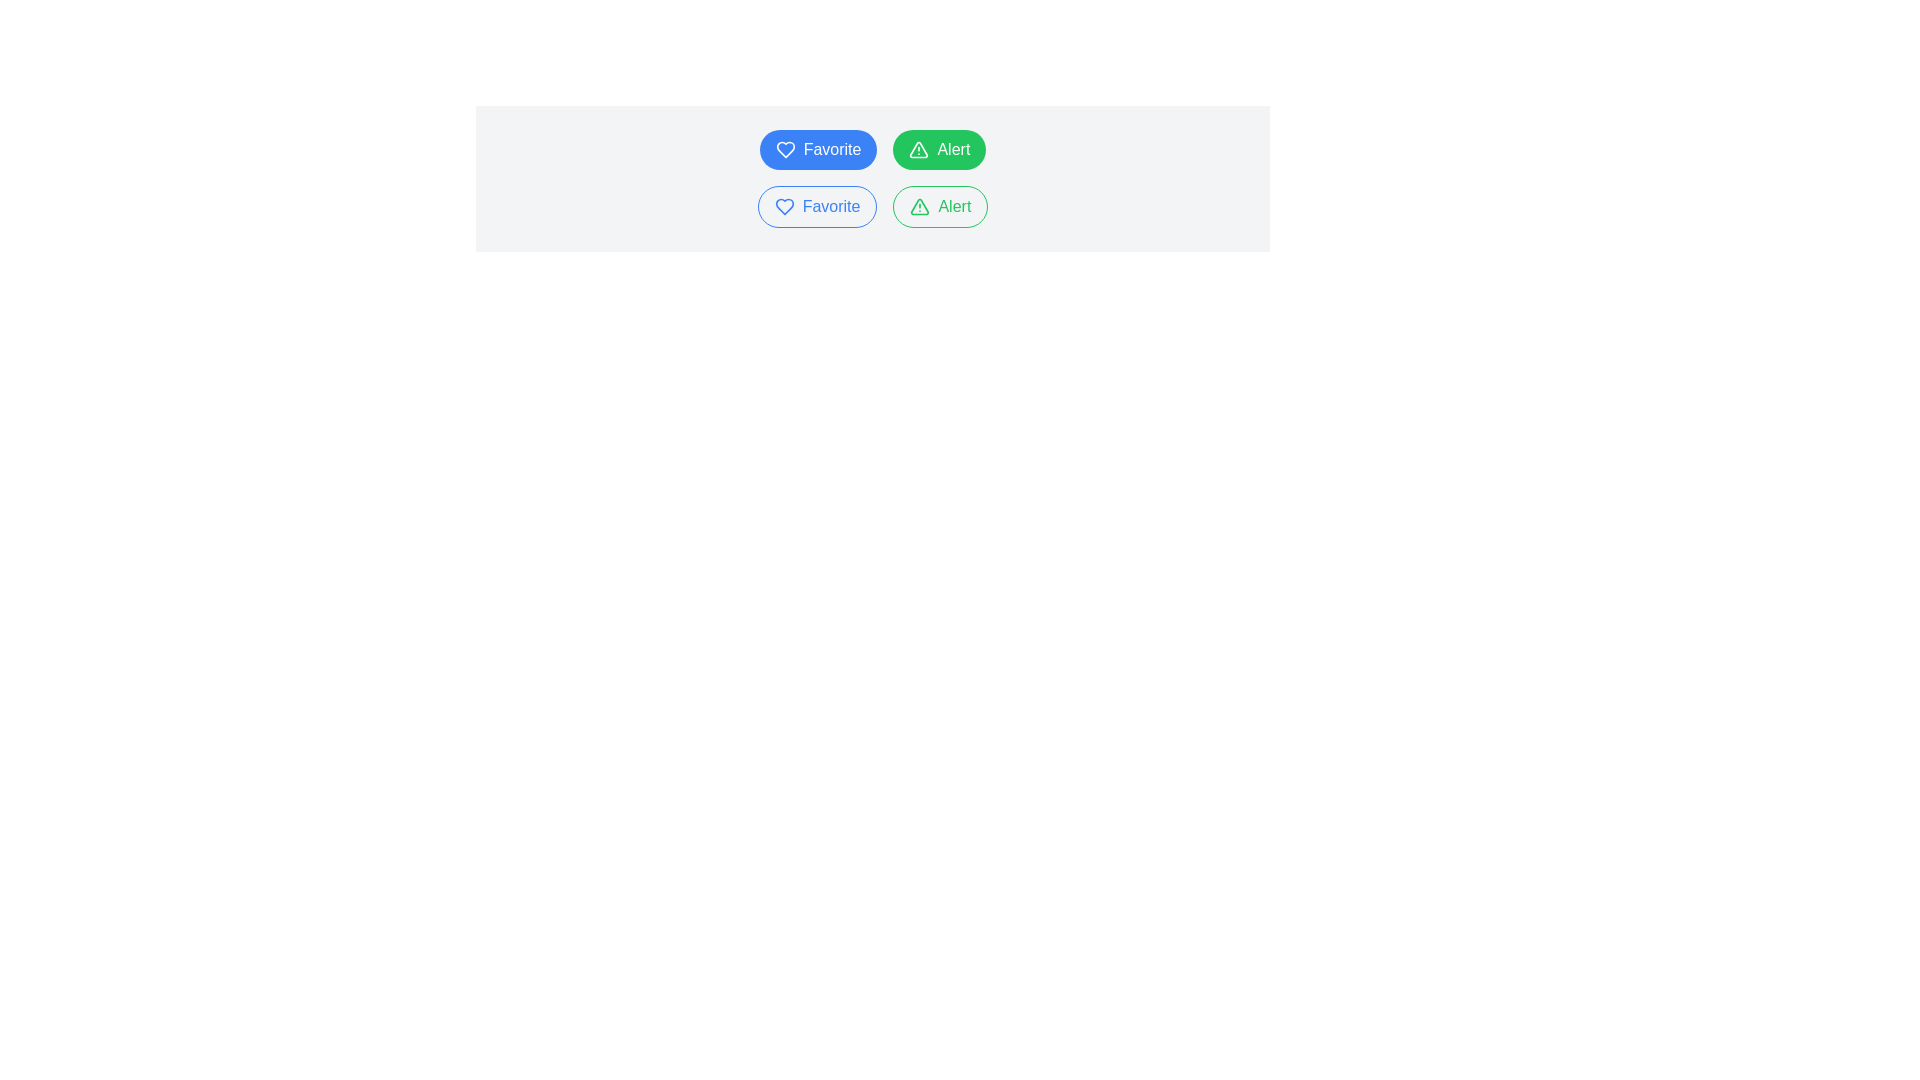 The image size is (1920, 1080). Describe the element at coordinates (918, 149) in the screenshot. I see `the 'Alert' button which contains the visual indicator for an alert or warning` at that location.